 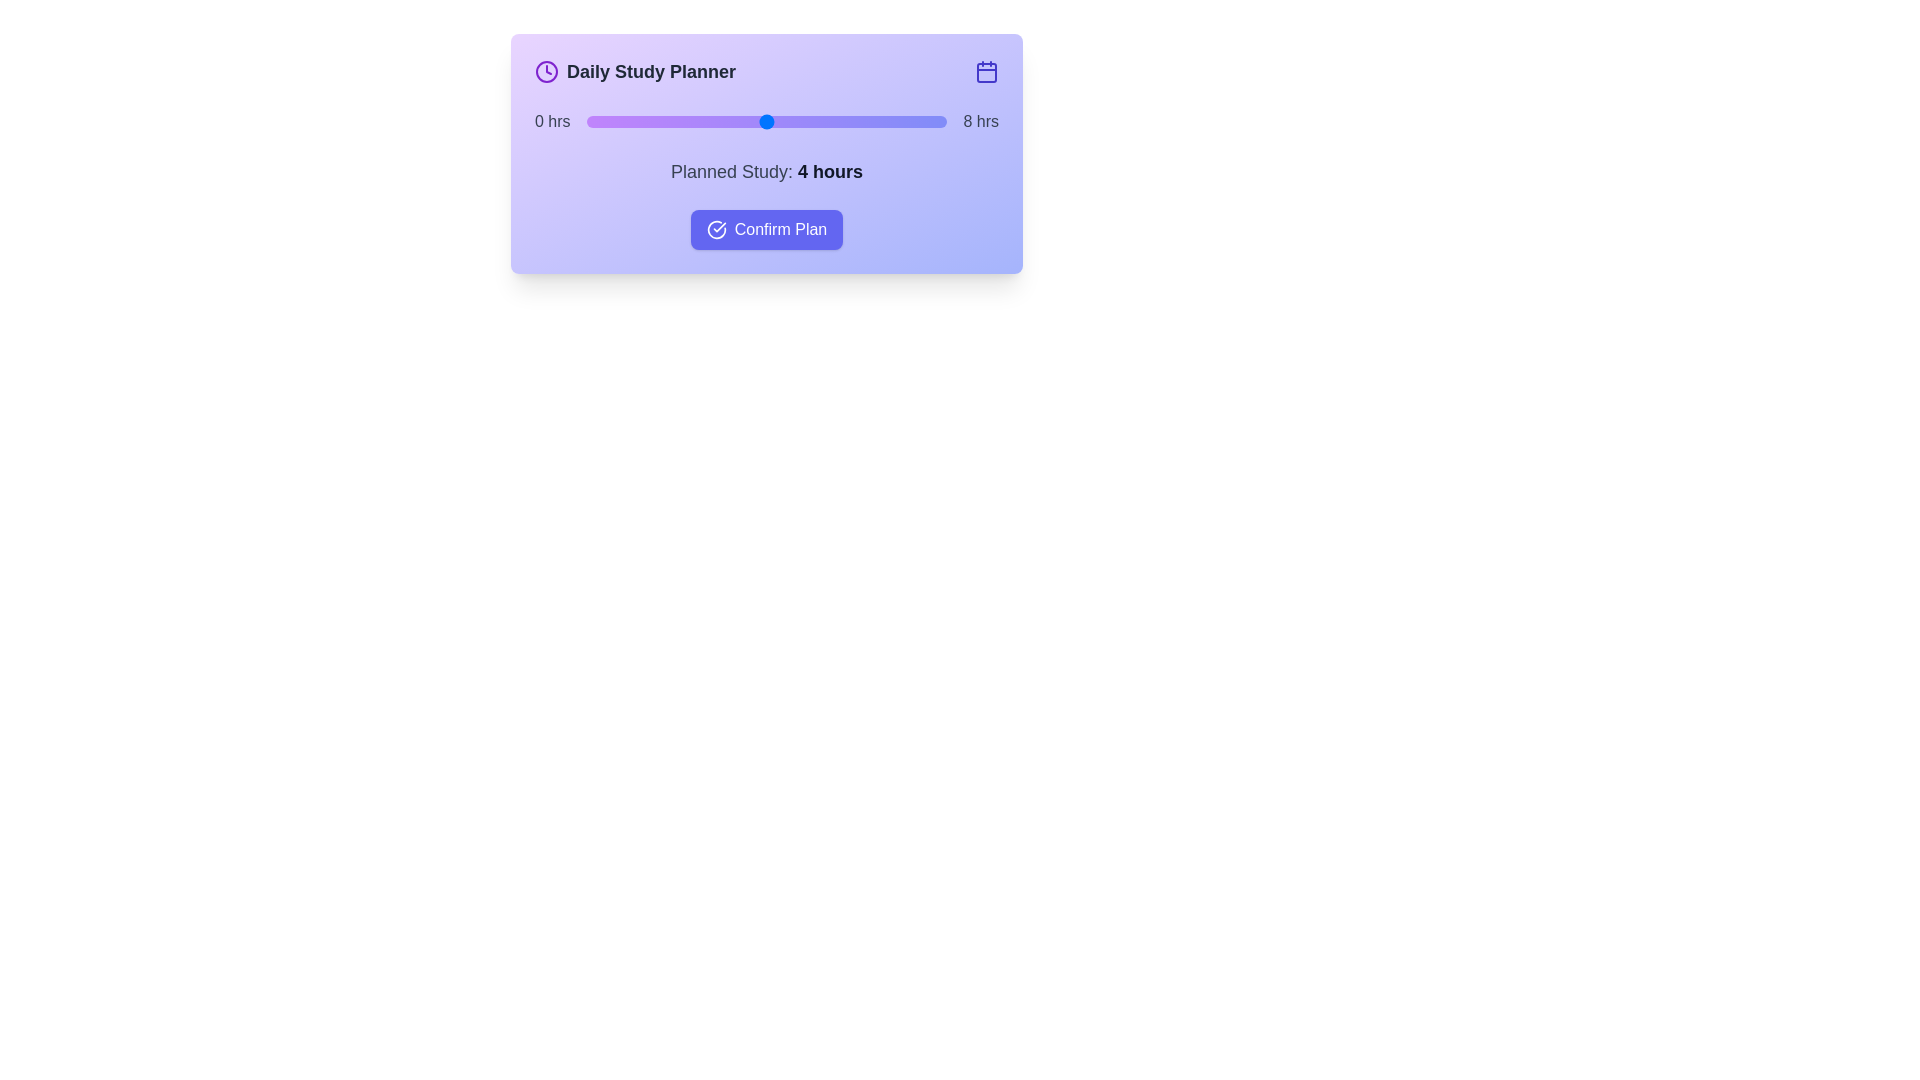 I want to click on the slider to set the study hours to 0, so click(x=585, y=122).